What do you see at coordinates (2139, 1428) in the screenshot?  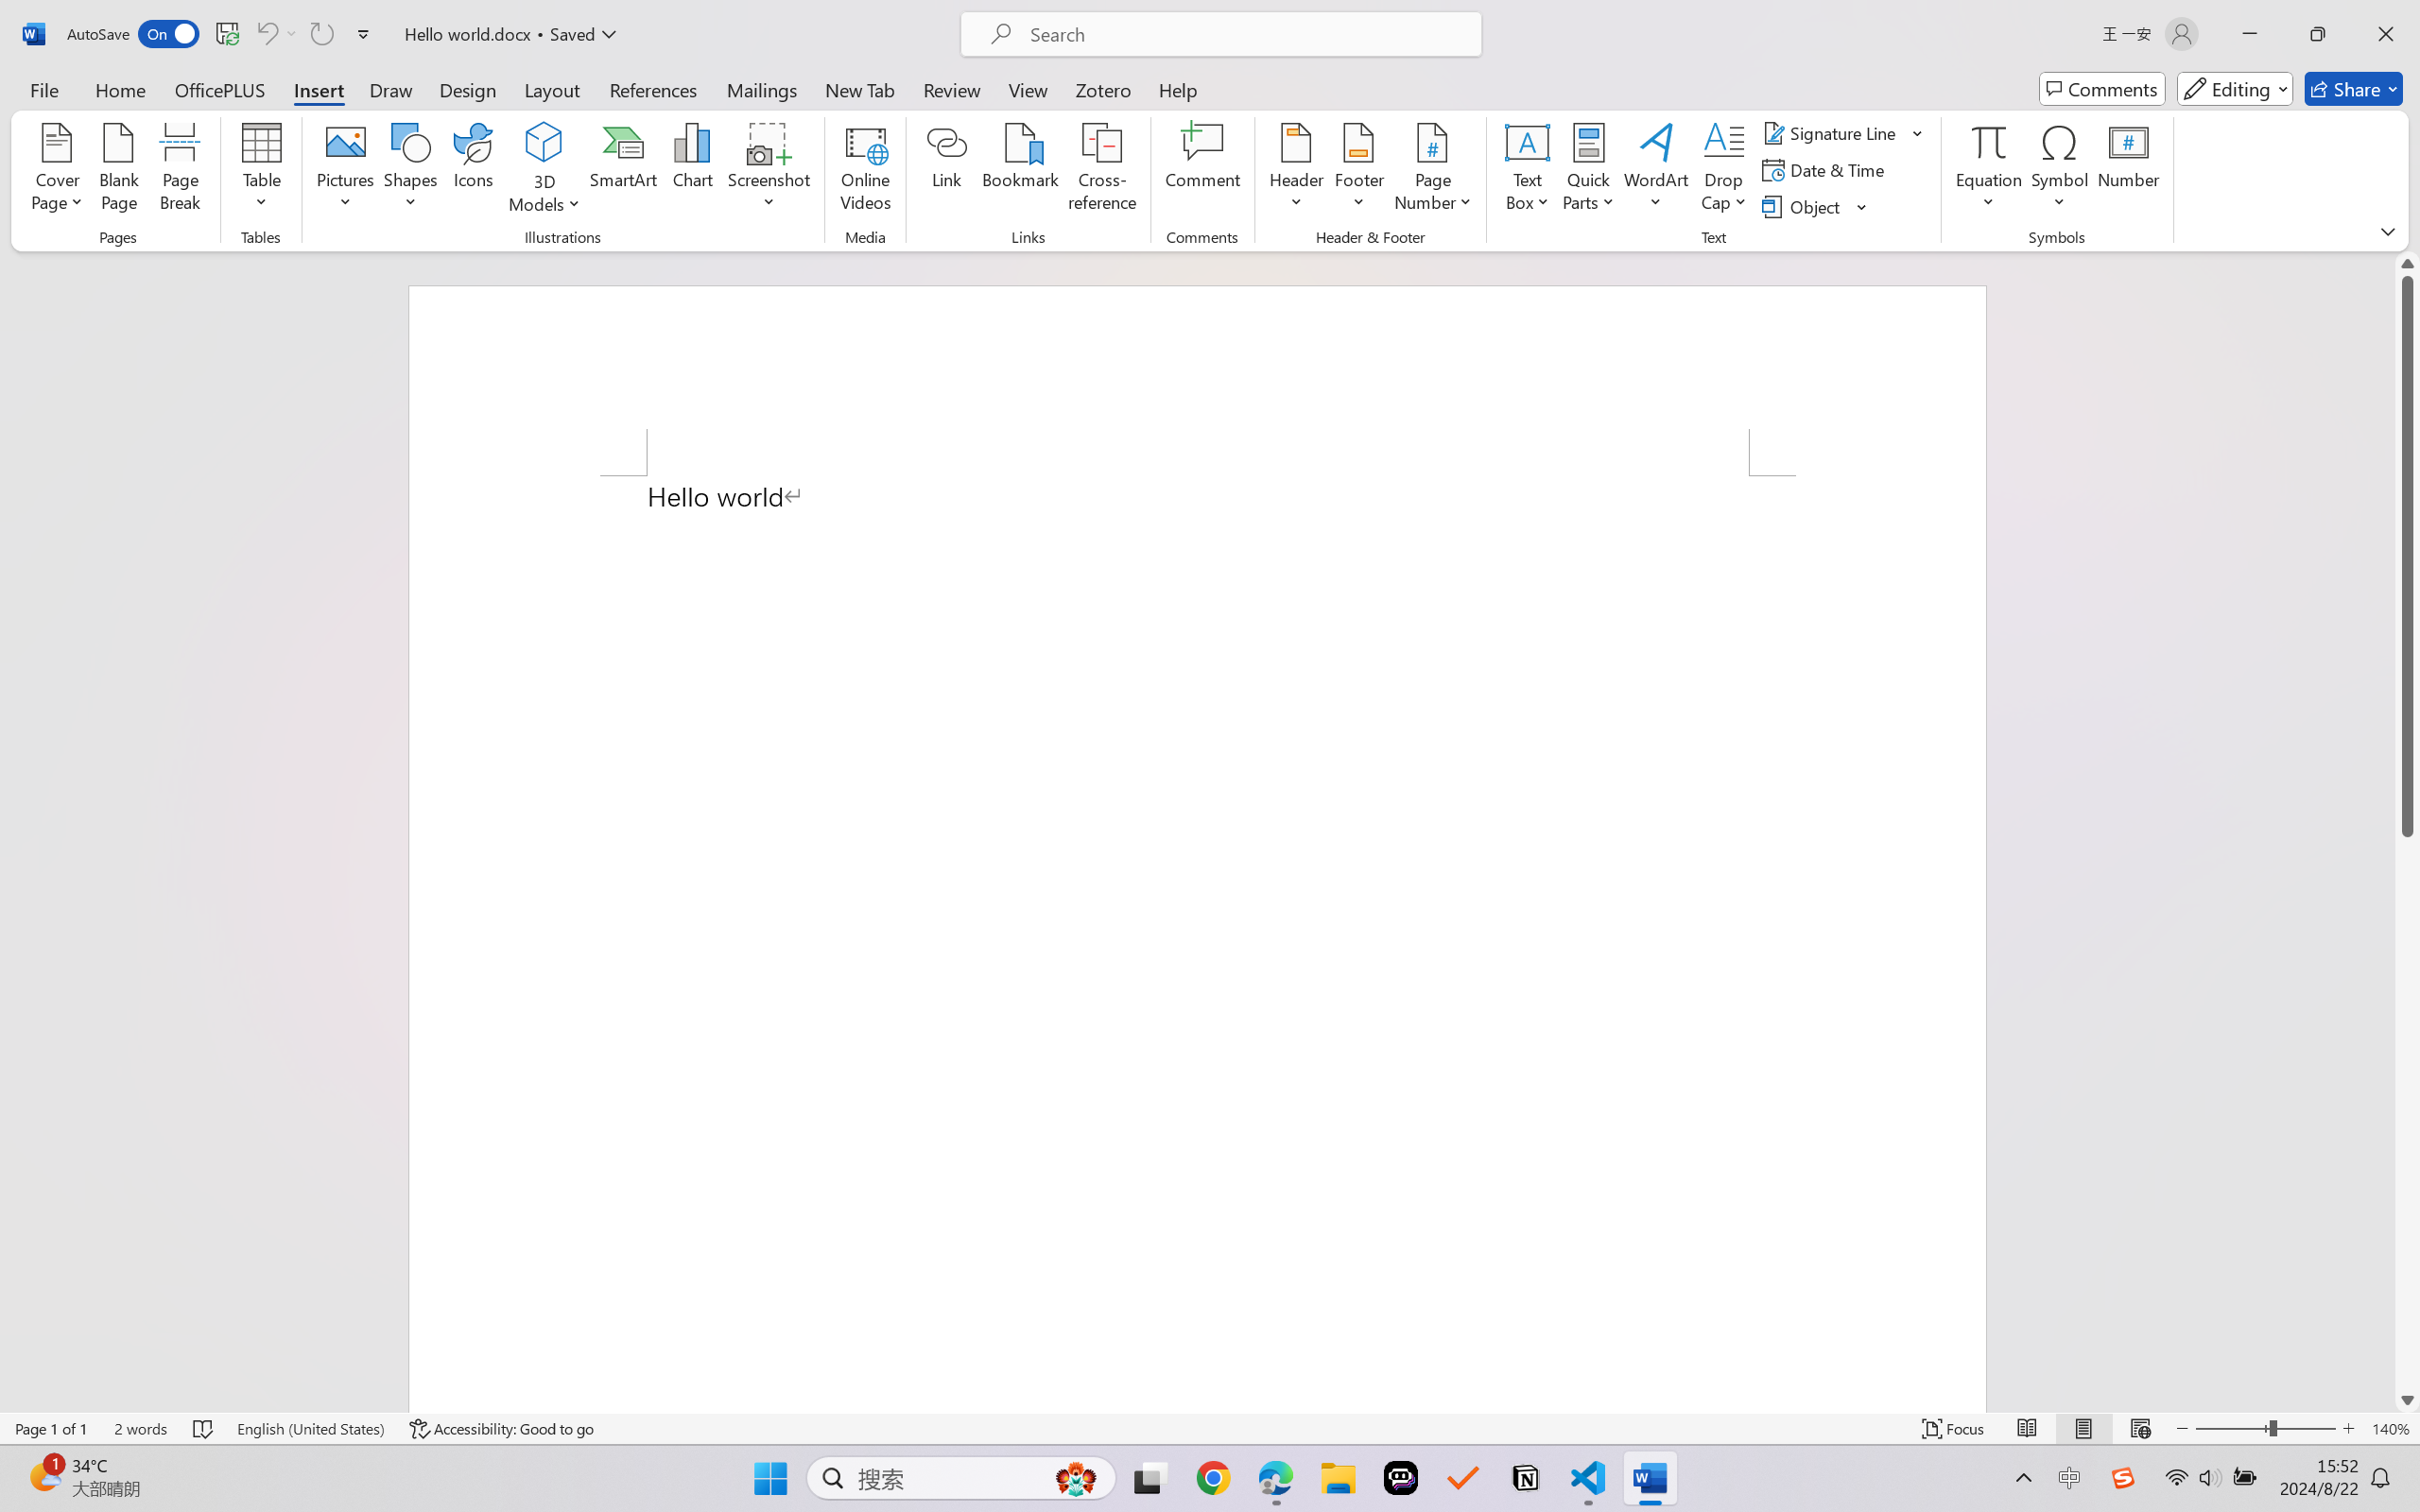 I see `'Web Layout'` at bounding box center [2139, 1428].